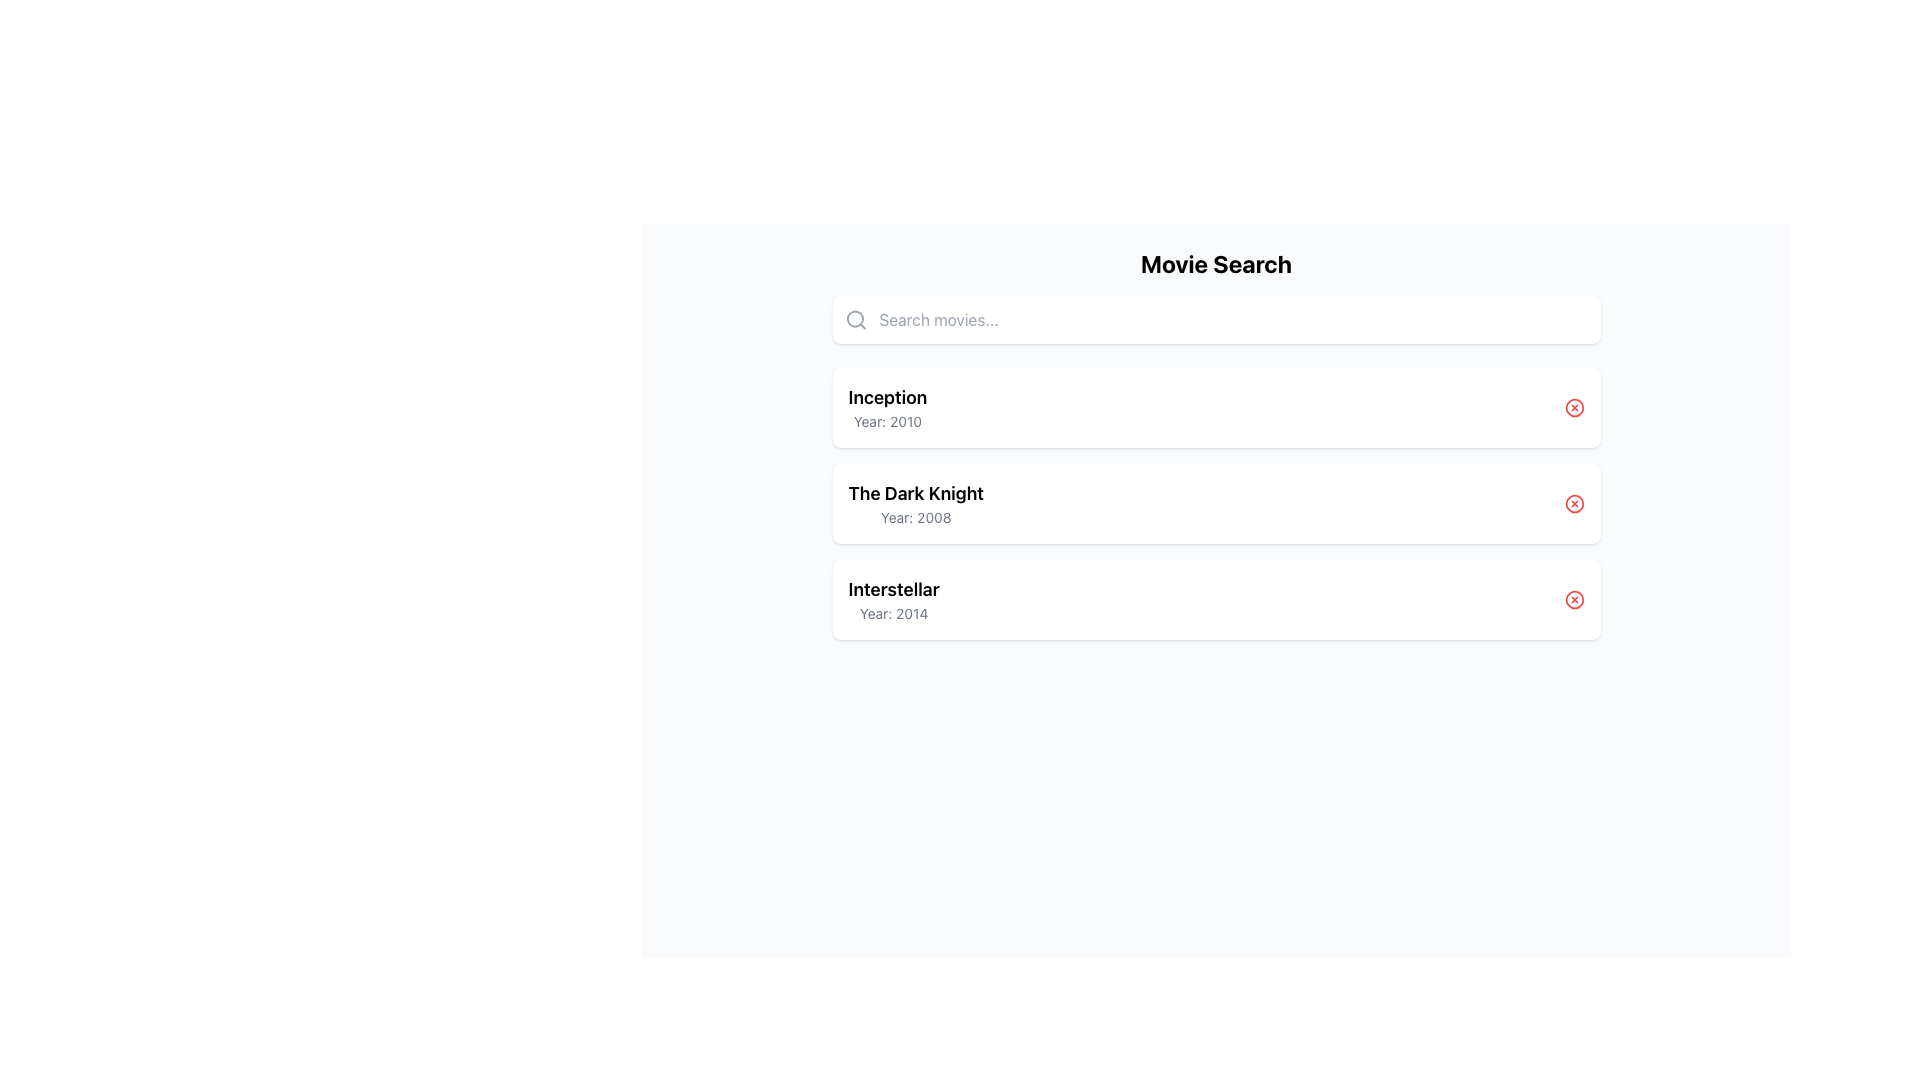  Describe the element at coordinates (915, 516) in the screenshot. I see `the static text element that displays 'Year: 2008', which is part of the movie entry for 'The Dark Knight'` at that location.